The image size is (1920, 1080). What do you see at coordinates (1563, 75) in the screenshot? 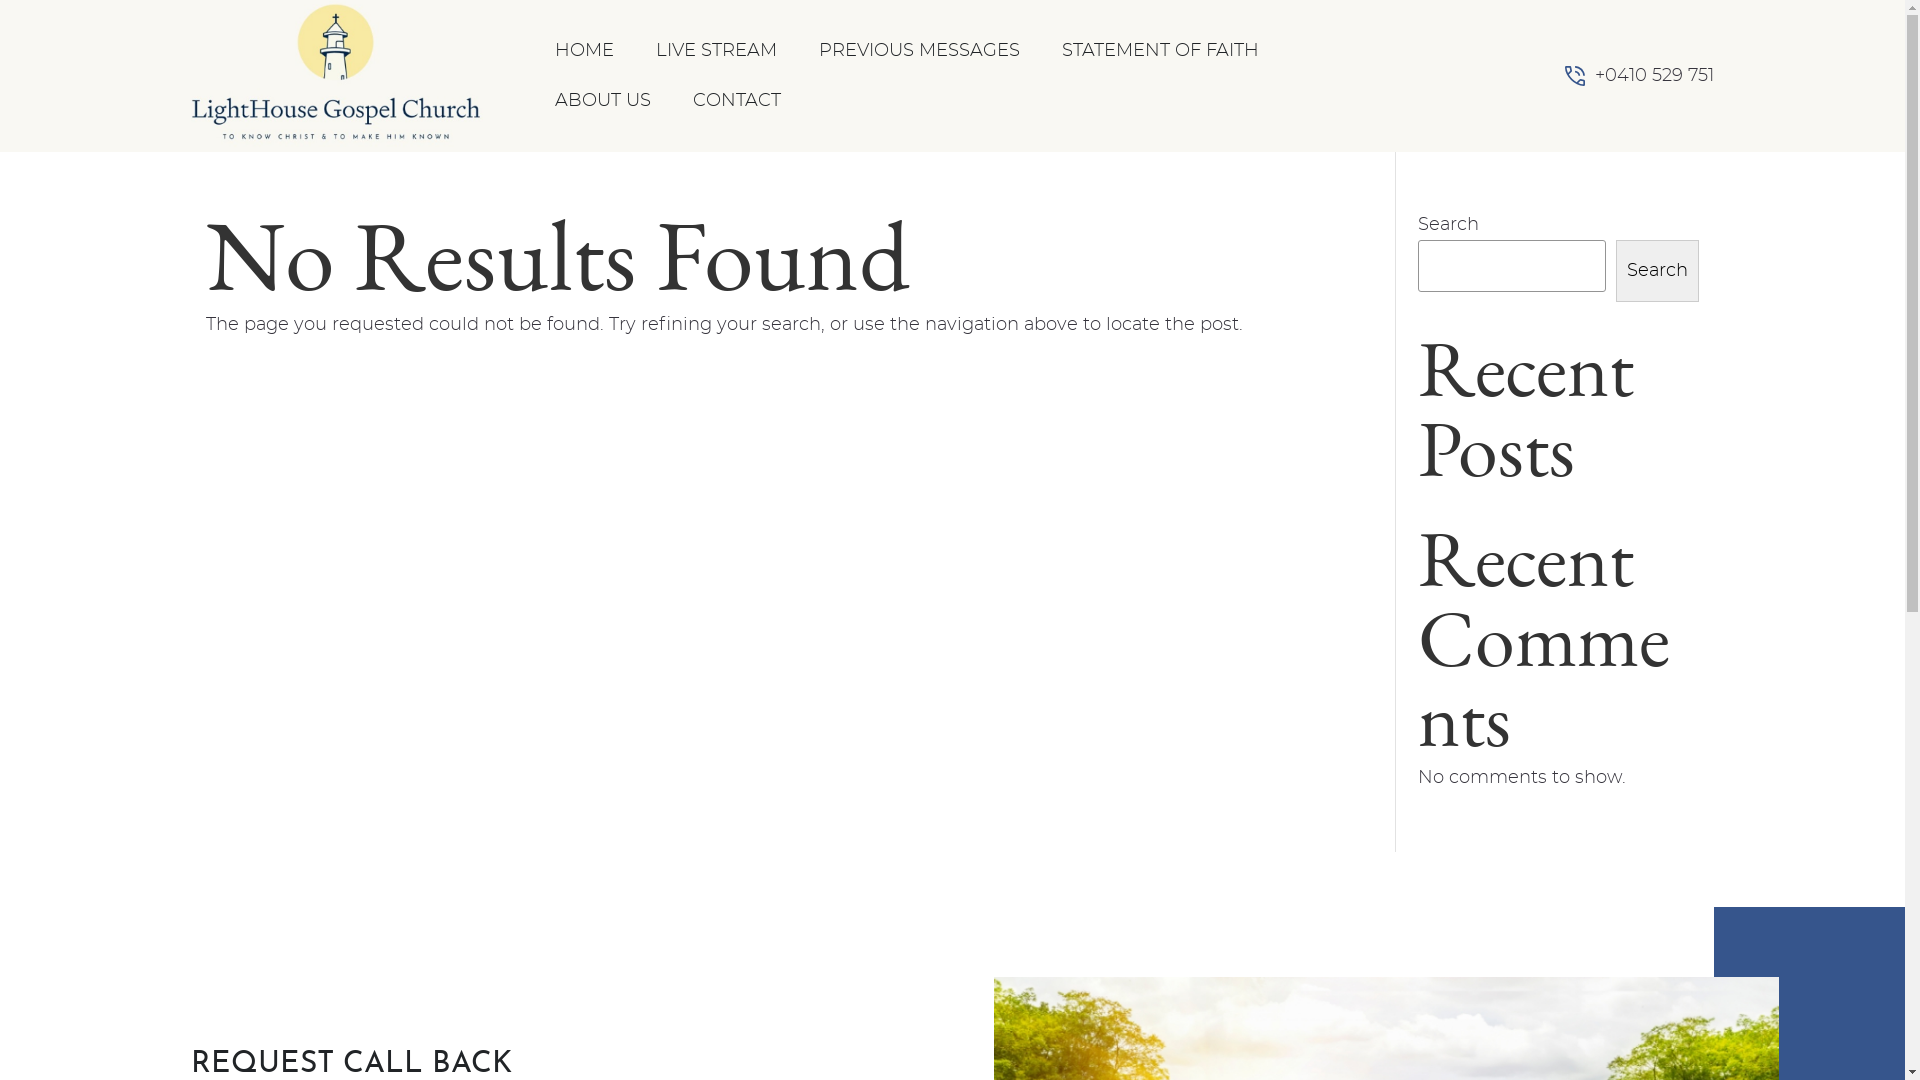
I see `'Phone Number'` at bounding box center [1563, 75].